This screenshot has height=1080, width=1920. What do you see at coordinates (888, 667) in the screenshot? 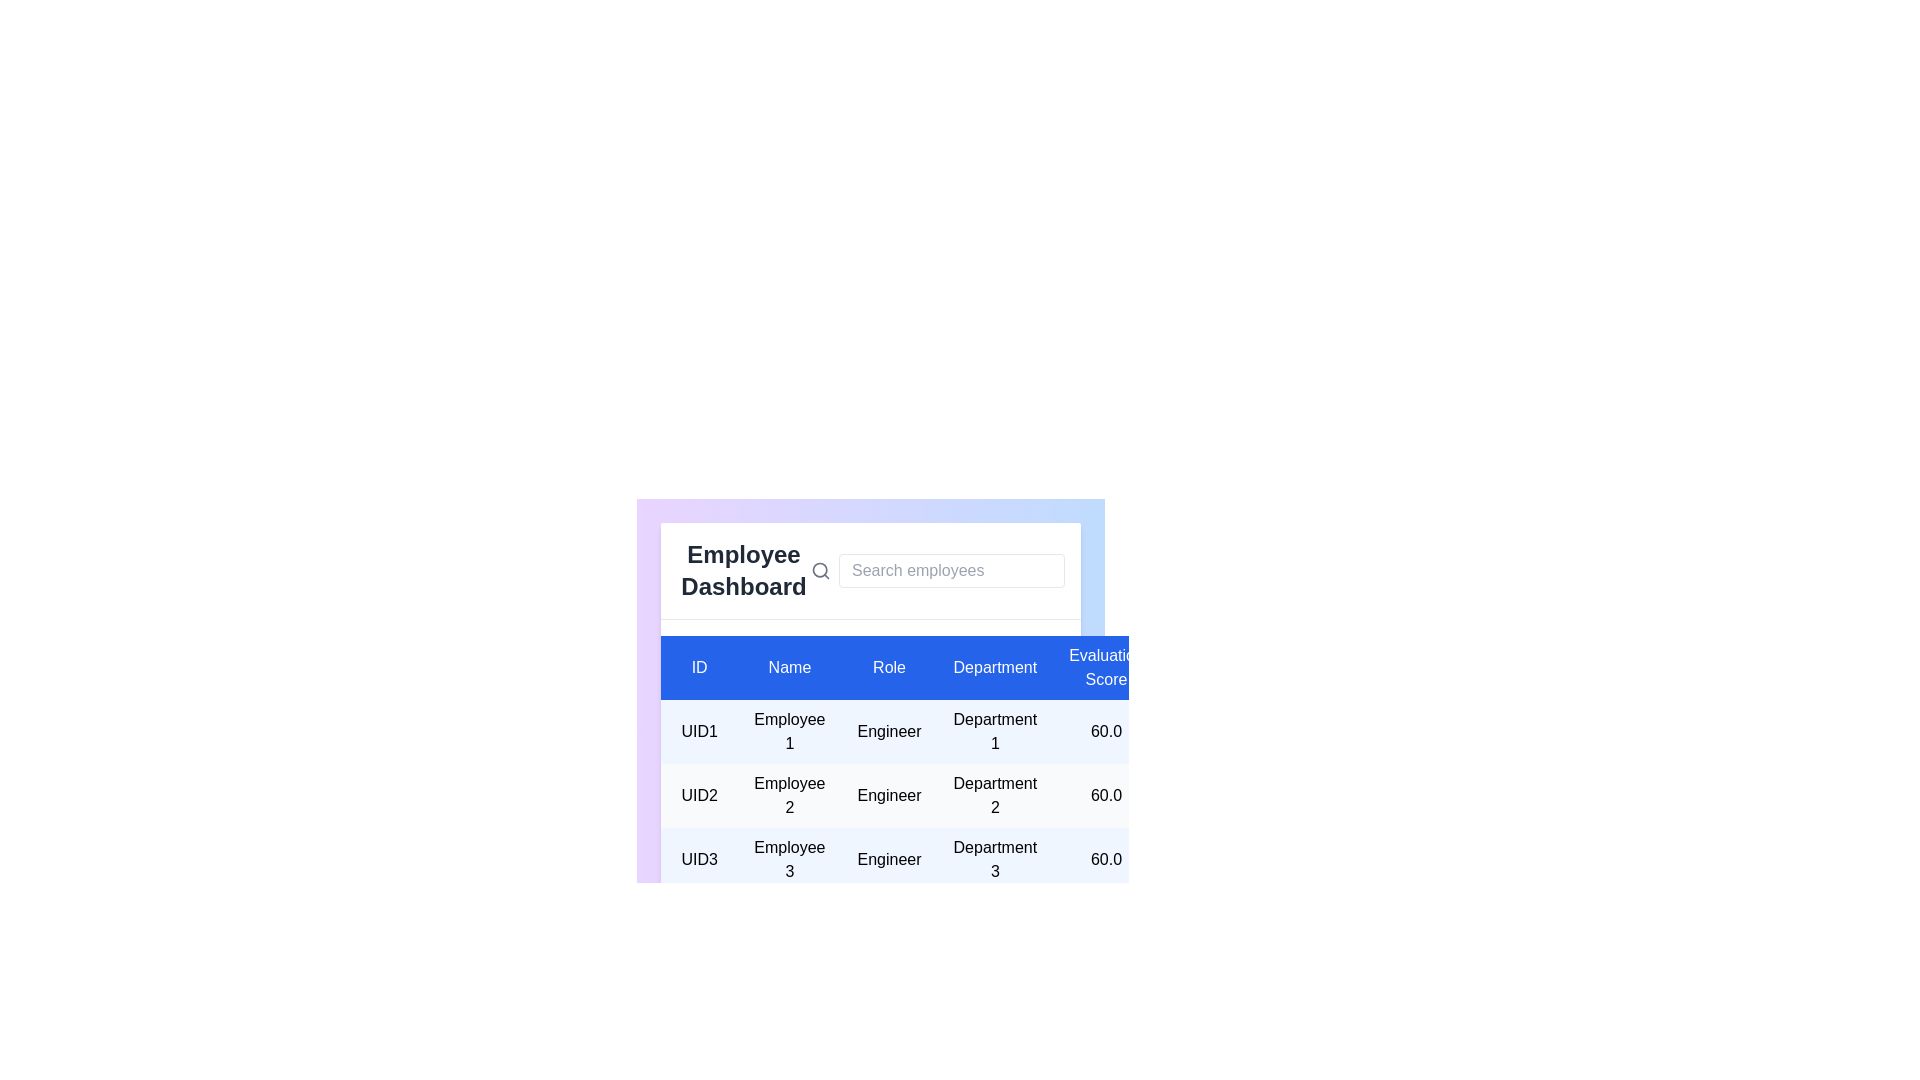
I see `the table header labeled 'Role' to highlight the respective column` at bounding box center [888, 667].